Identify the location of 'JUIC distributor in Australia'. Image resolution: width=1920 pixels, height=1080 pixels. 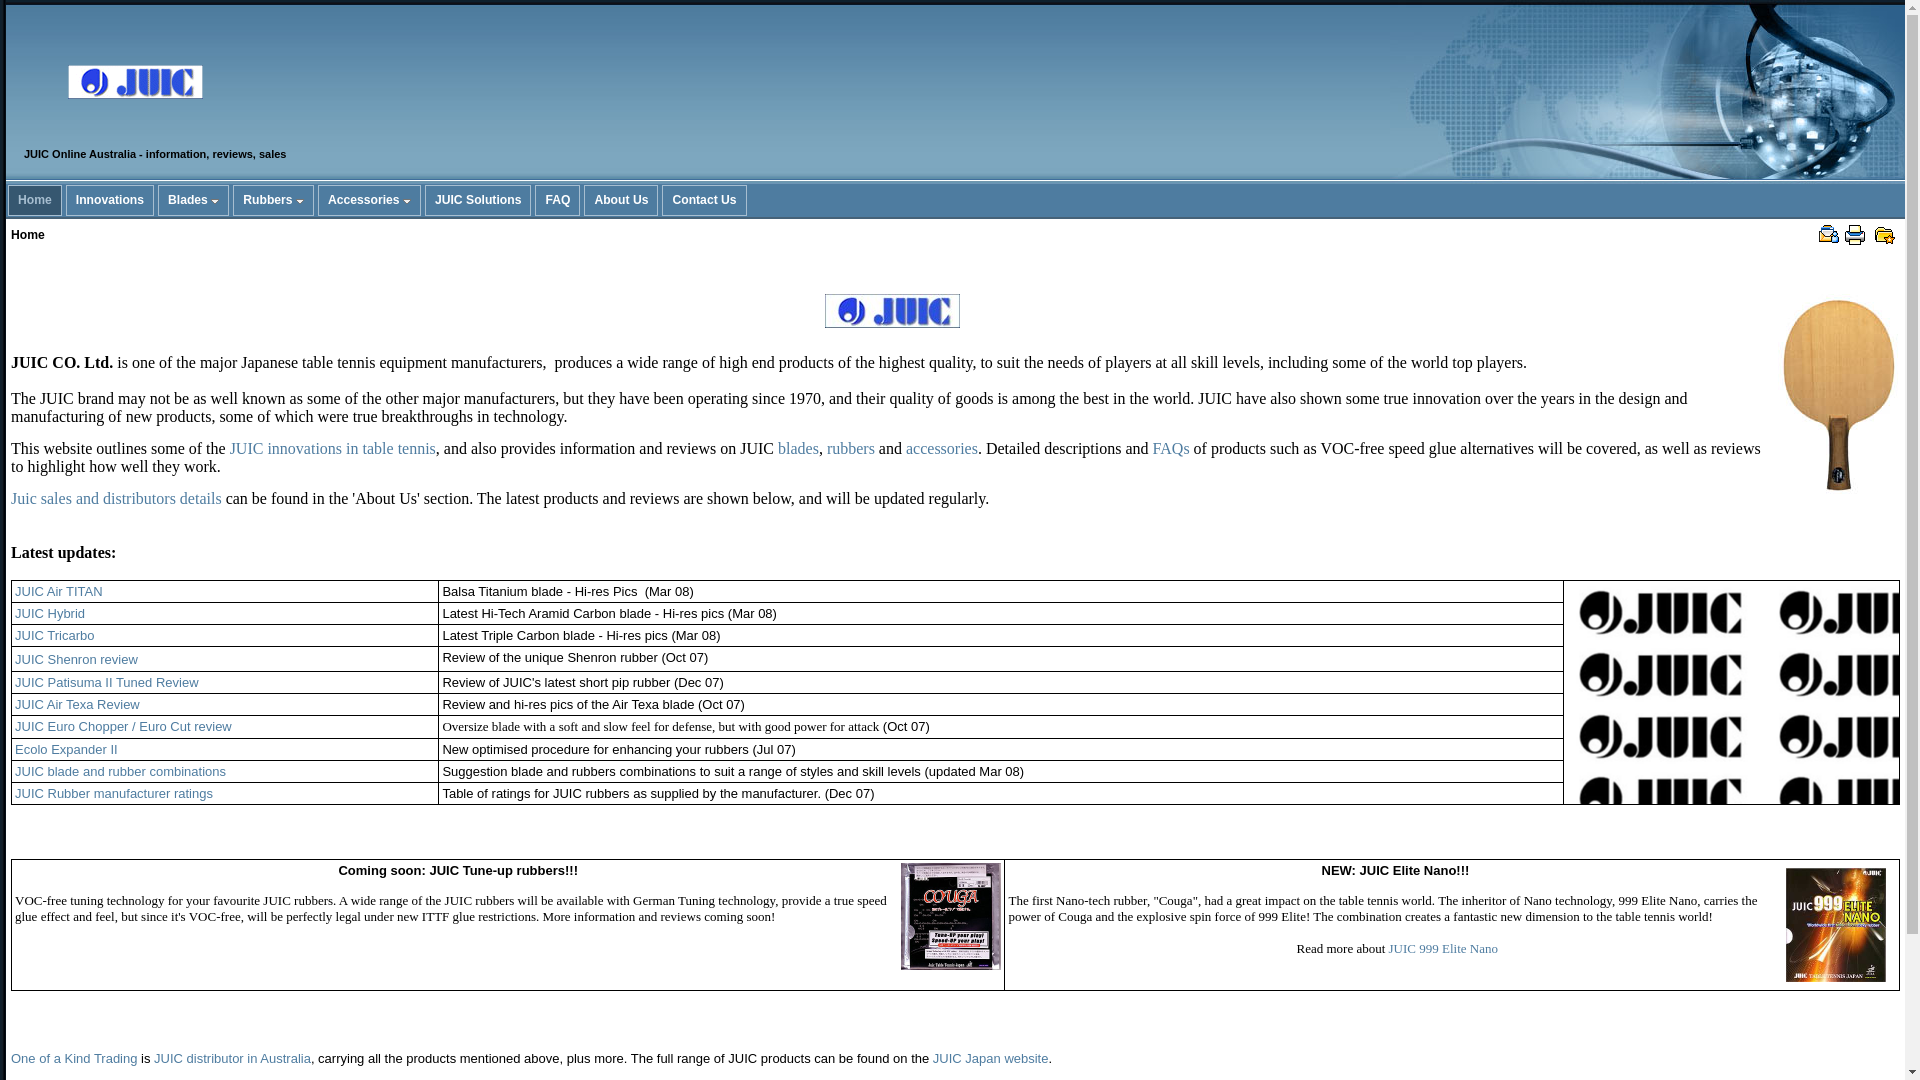
(232, 1057).